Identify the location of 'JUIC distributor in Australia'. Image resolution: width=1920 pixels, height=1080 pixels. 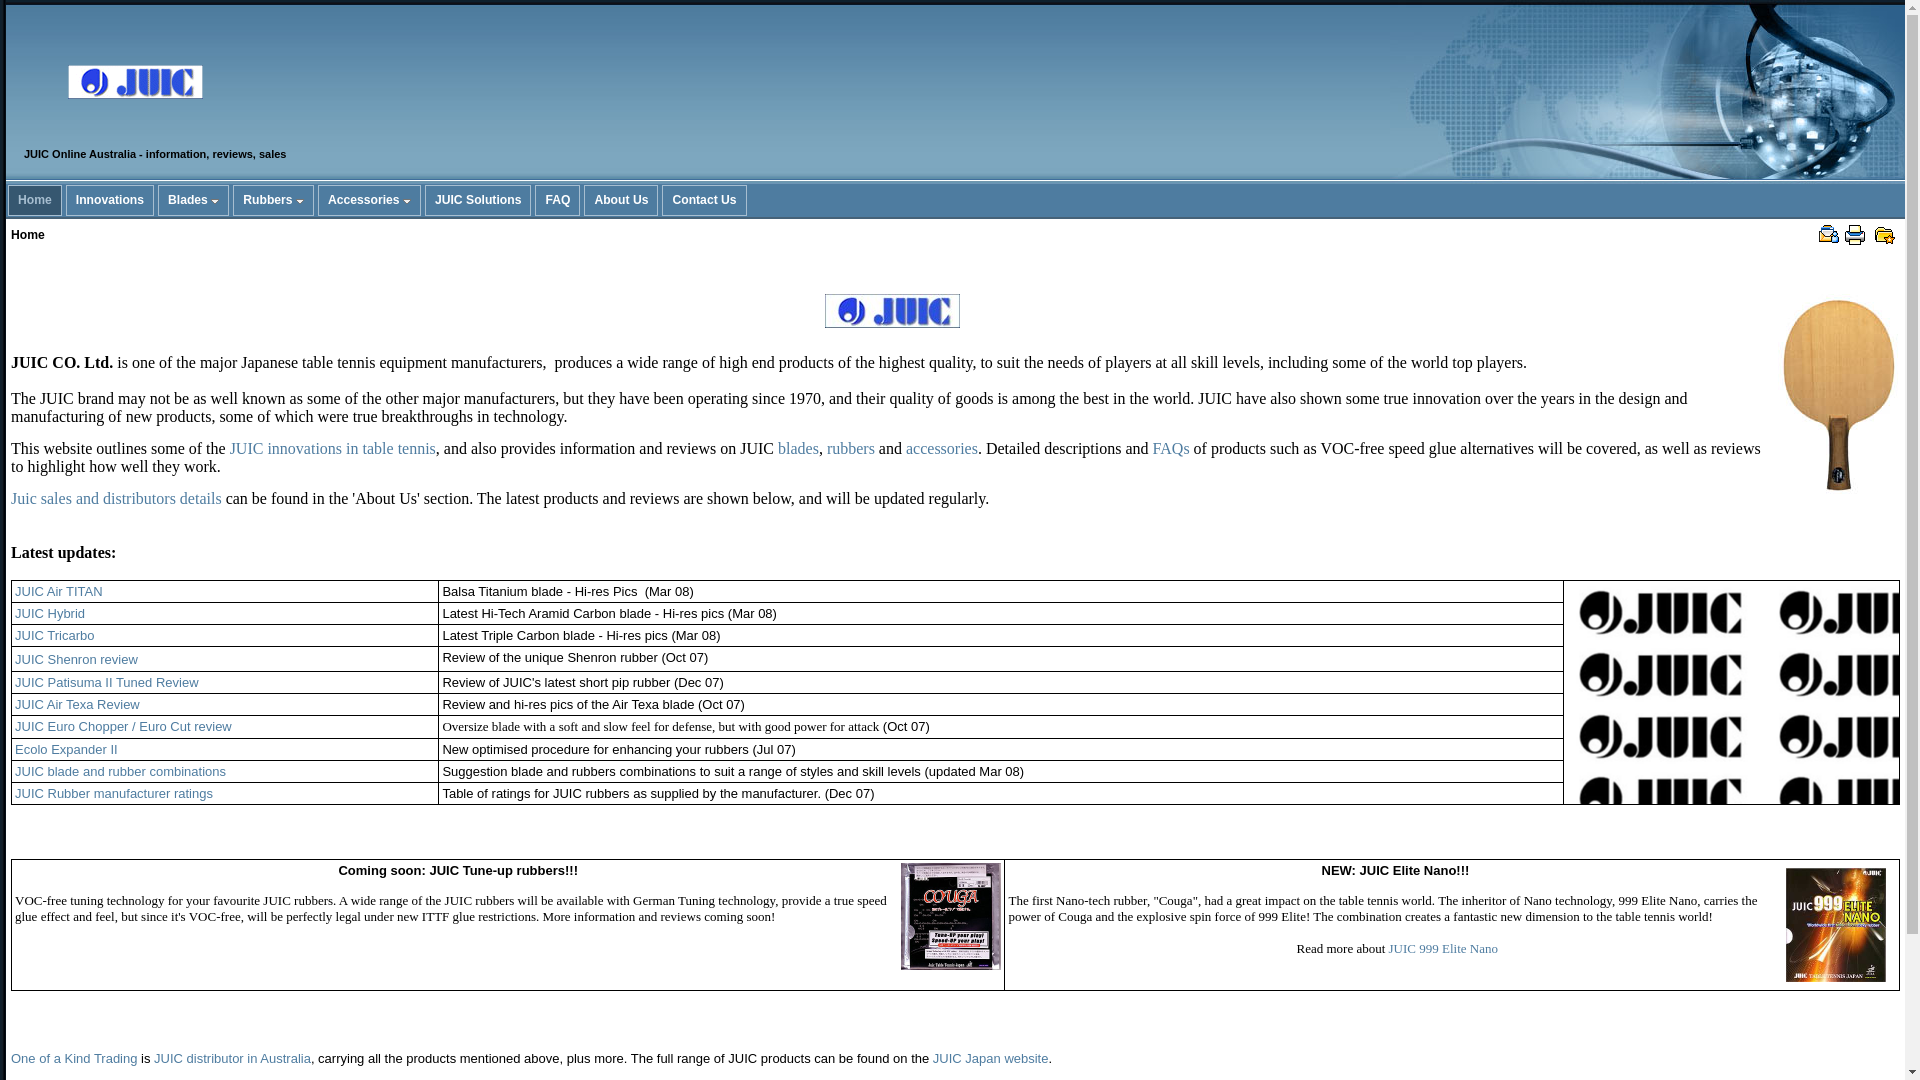
(232, 1057).